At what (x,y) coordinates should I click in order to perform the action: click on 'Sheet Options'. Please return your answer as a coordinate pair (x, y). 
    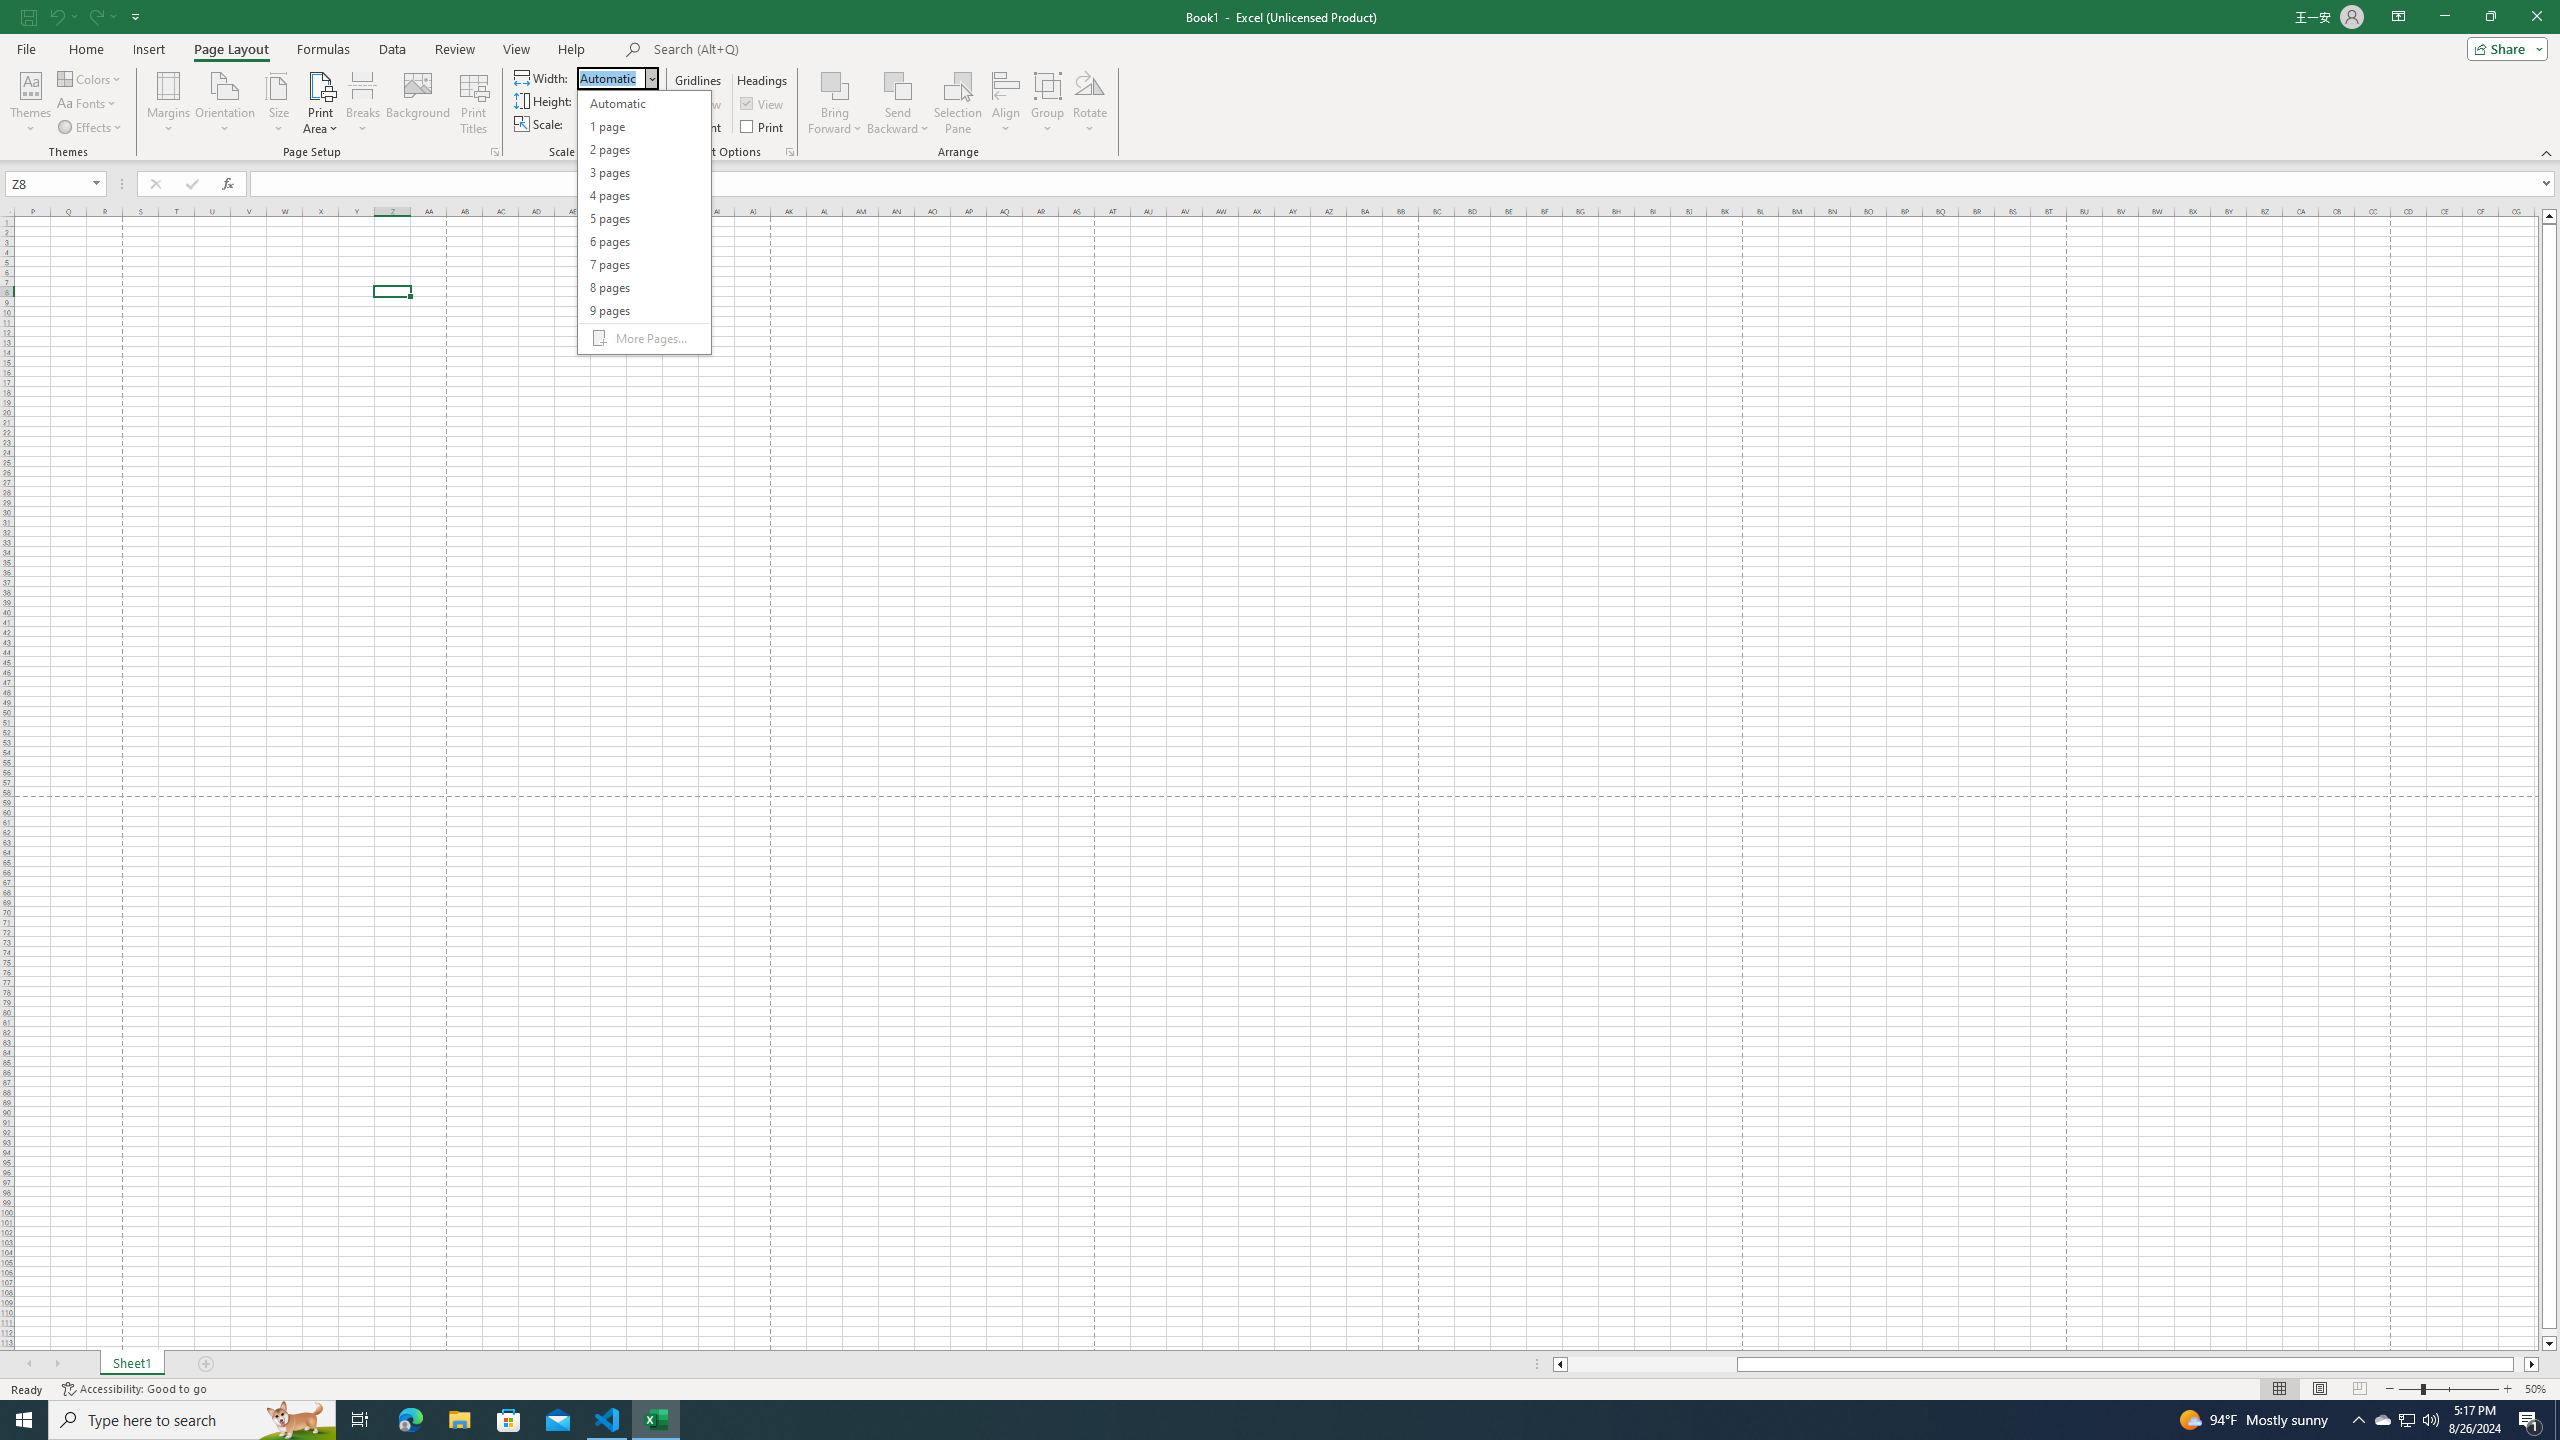
    Looking at the image, I should click on (788, 150).